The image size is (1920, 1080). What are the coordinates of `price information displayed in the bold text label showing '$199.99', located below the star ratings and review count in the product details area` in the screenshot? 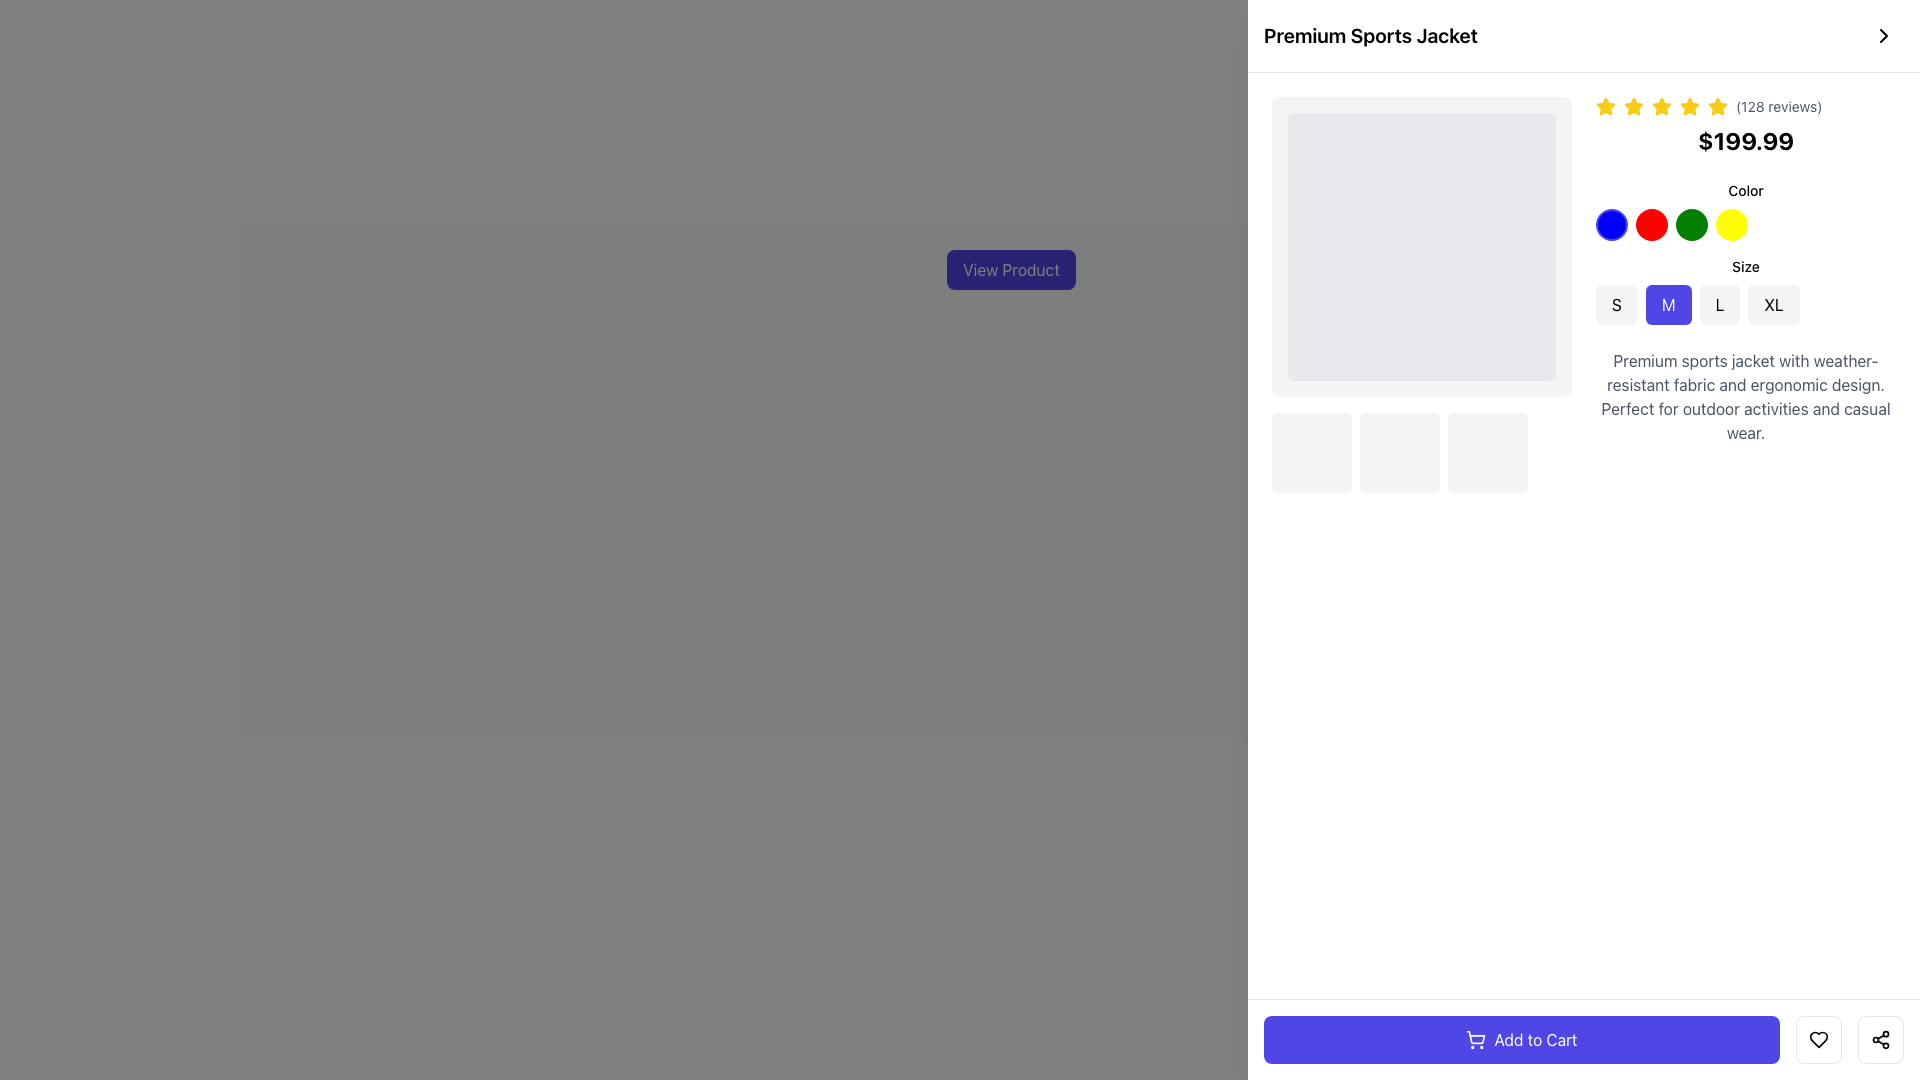 It's located at (1745, 140).